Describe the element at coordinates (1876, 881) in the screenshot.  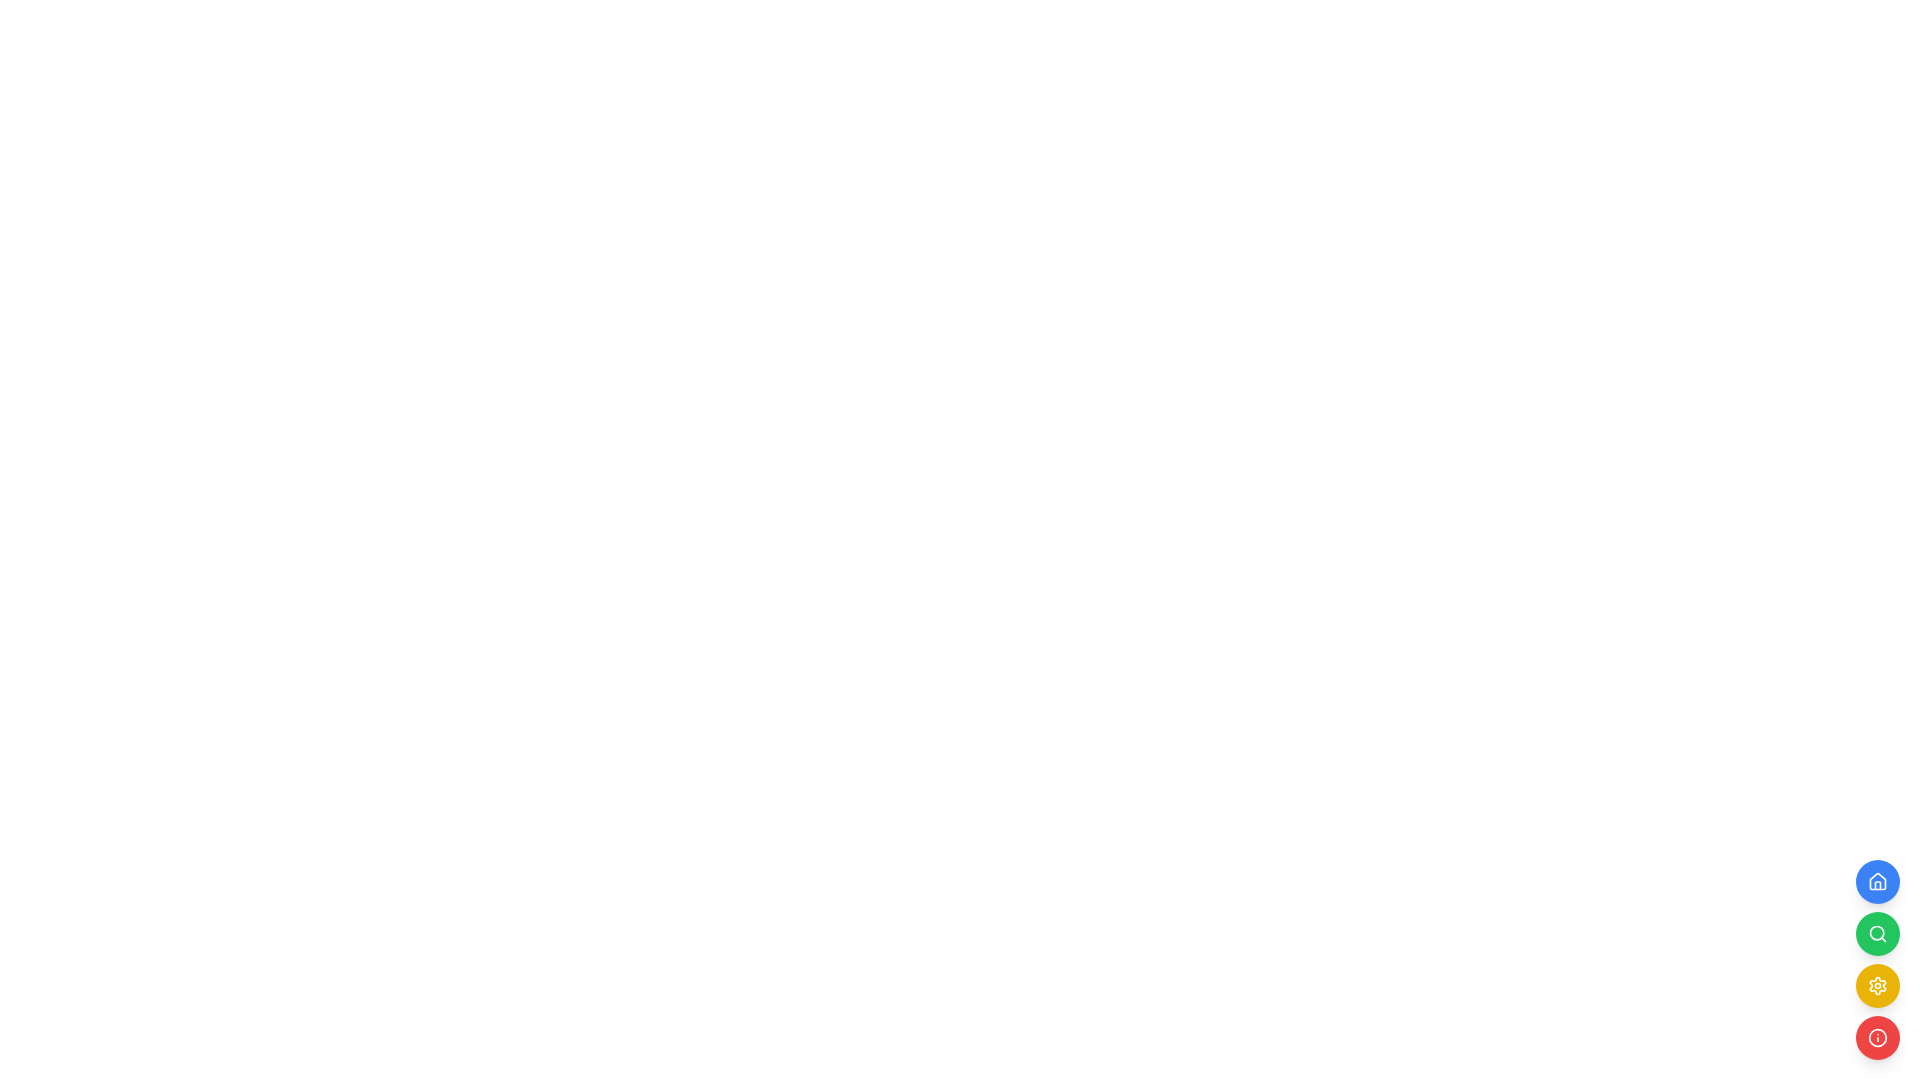
I see `the circular blue button with a white house icon` at that location.